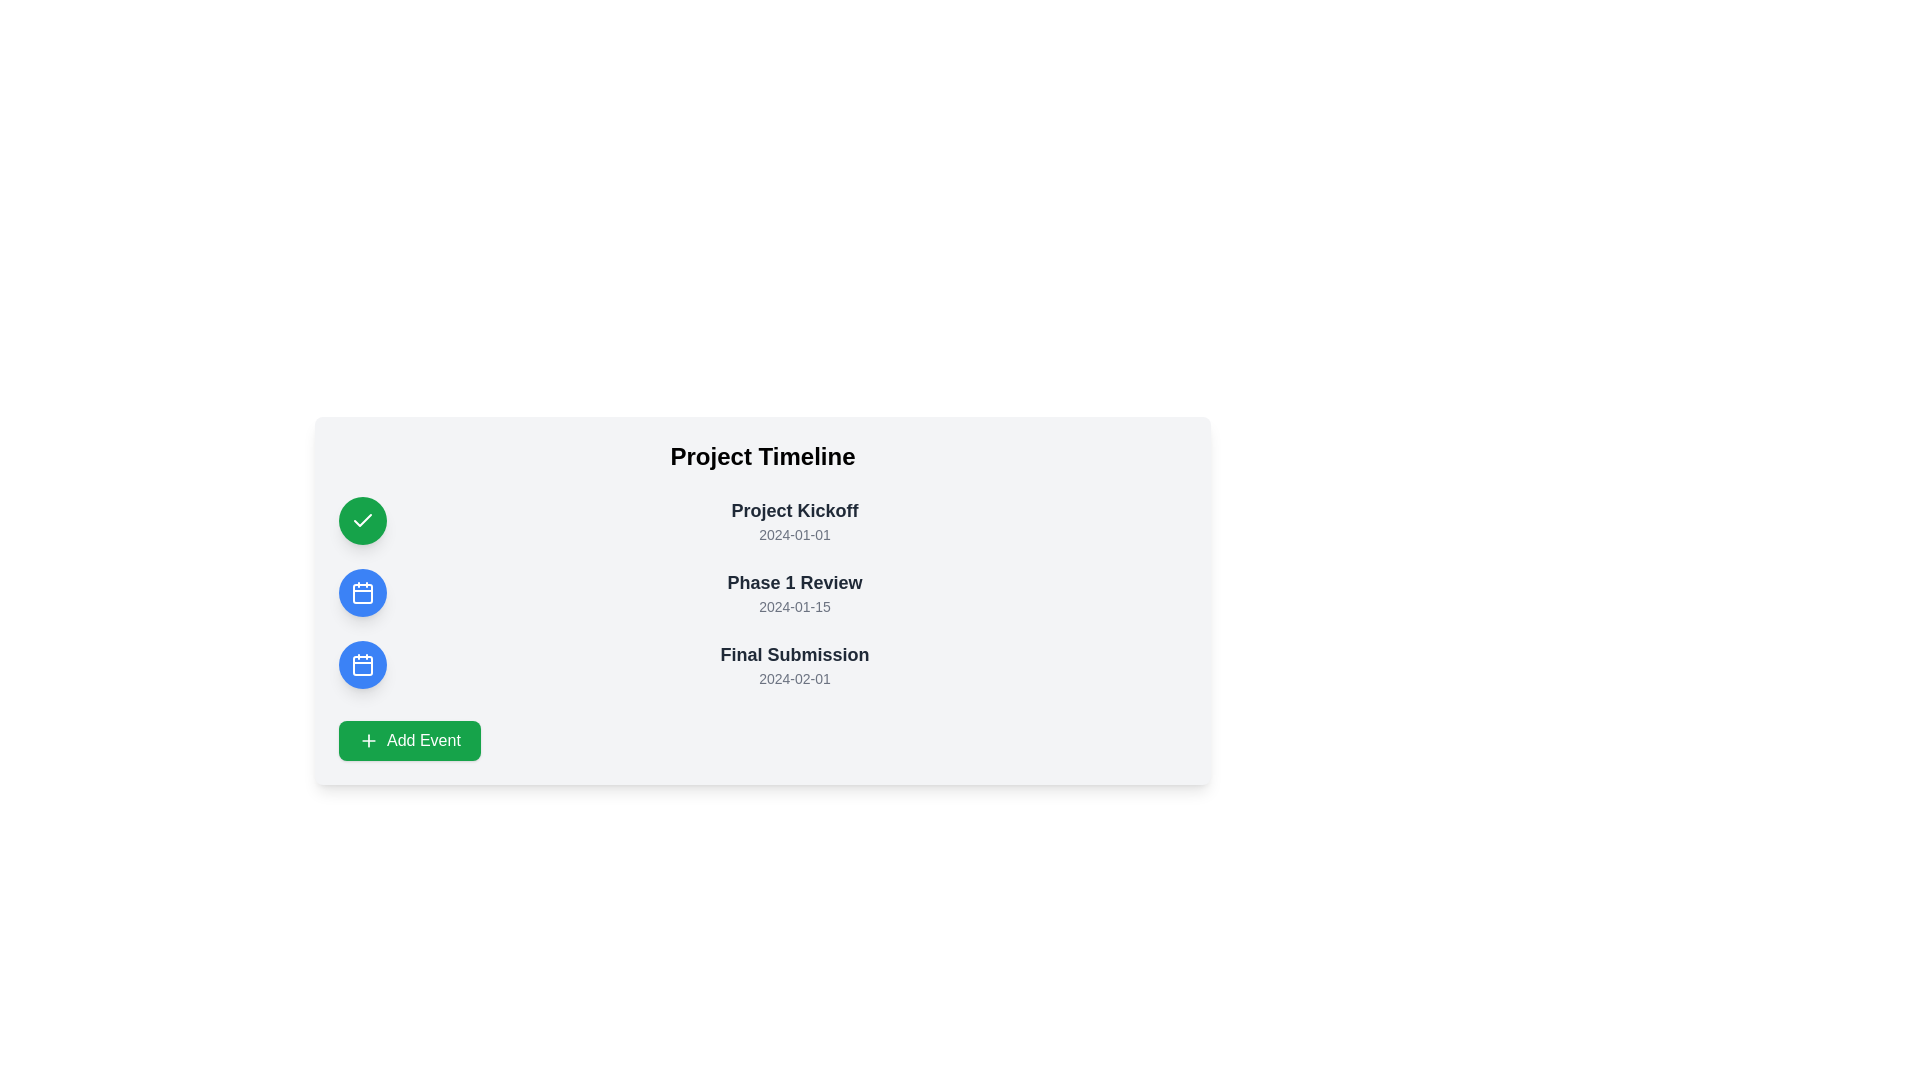 This screenshot has width=1920, height=1080. What do you see at coordinates (408, 740) in the screenshot?
I see `the 'Add Event' button located at the bottom-left corner of the interface, below a list of circular icons` at bounding box center [408, 740].